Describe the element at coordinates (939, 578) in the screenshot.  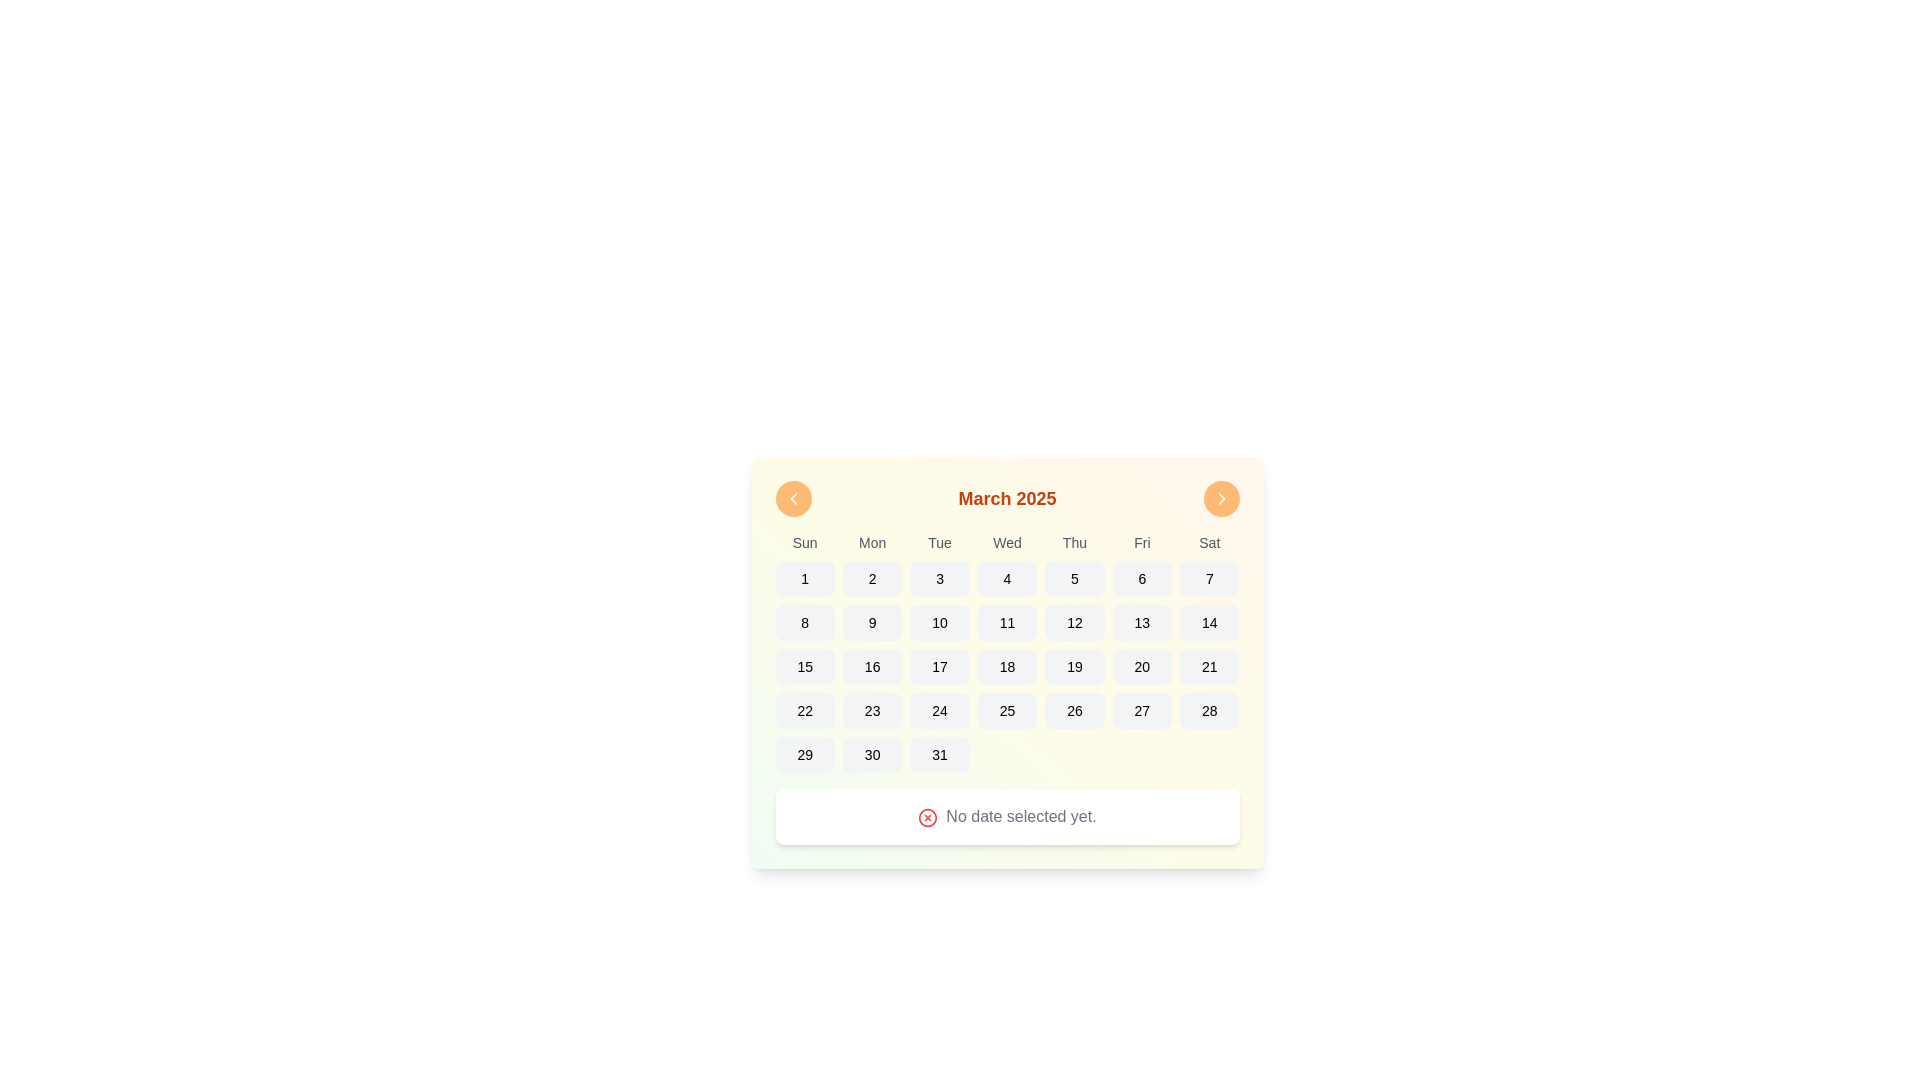
I see `the button representing the date '3' in the calendar interface located under the 'Tue' column` at that location.